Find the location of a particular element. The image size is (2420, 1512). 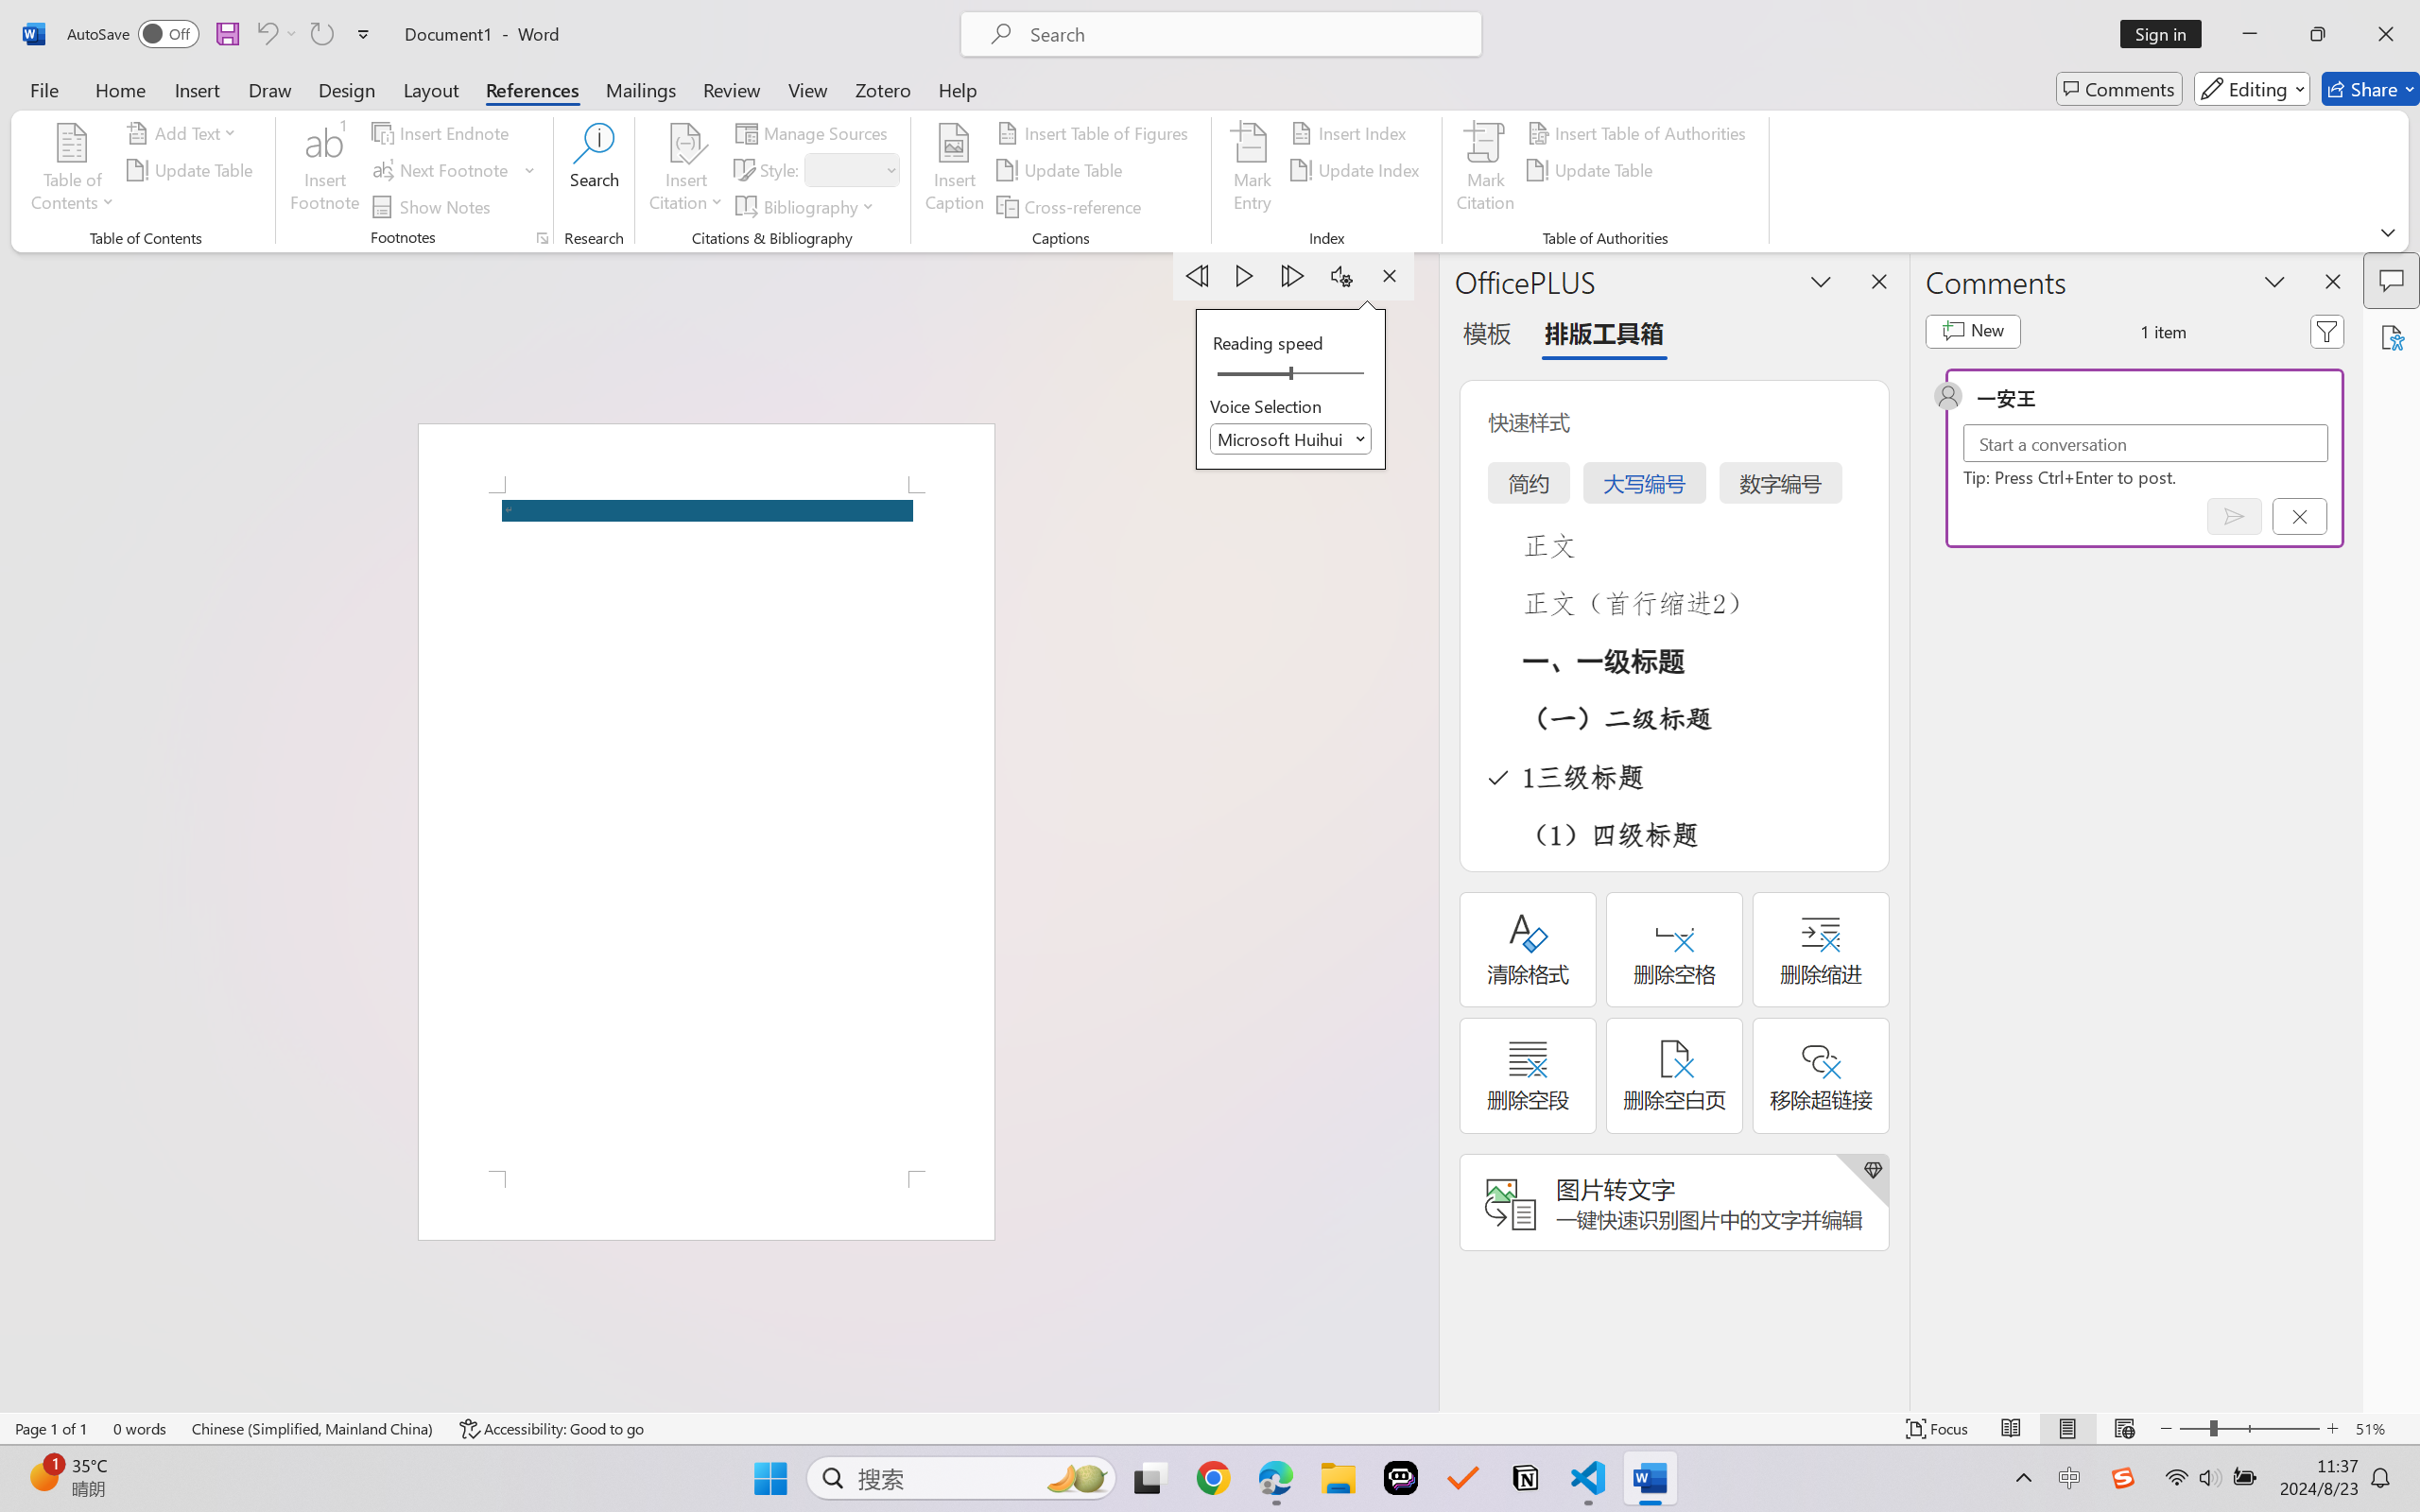

'Manage Sources...' is located at coordinates (814, 131).